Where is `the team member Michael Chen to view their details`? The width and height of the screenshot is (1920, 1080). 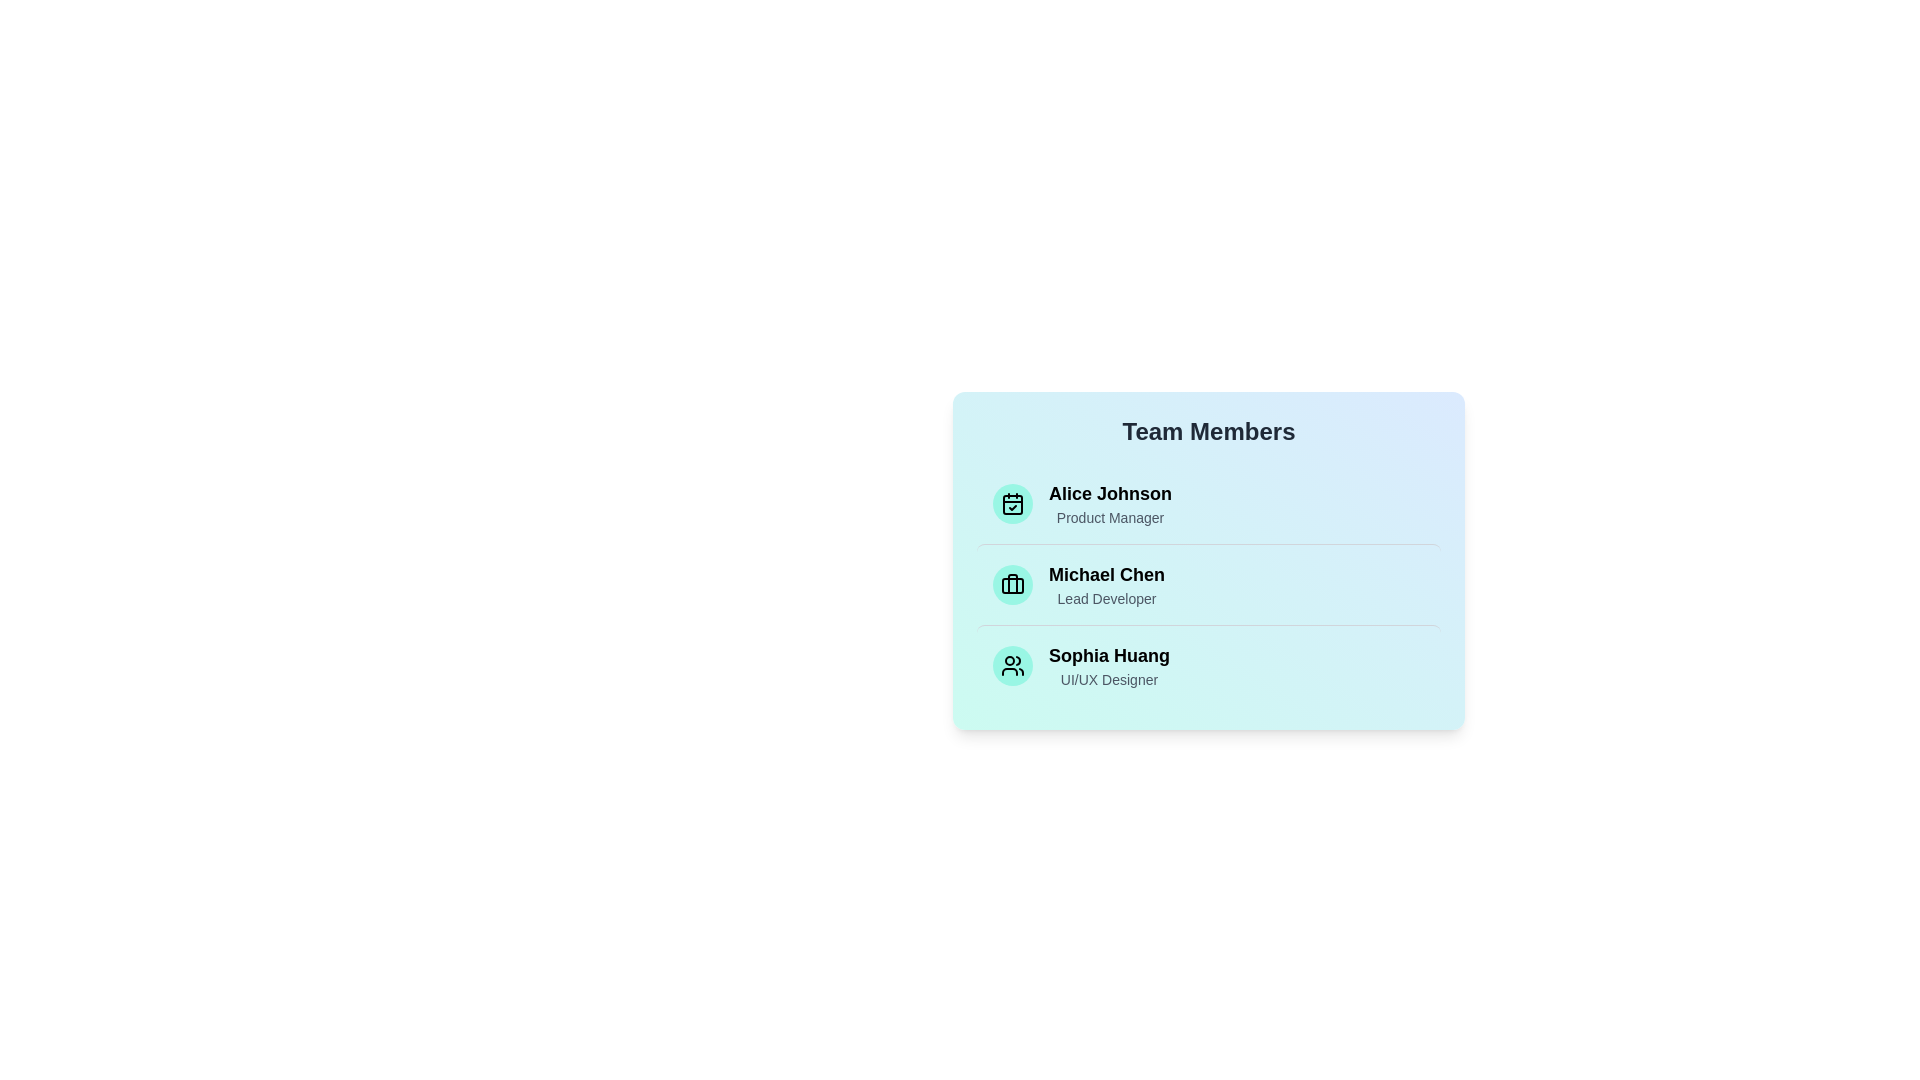
the team member Michael Chen to view their details is located at coordinates (1208, 584).